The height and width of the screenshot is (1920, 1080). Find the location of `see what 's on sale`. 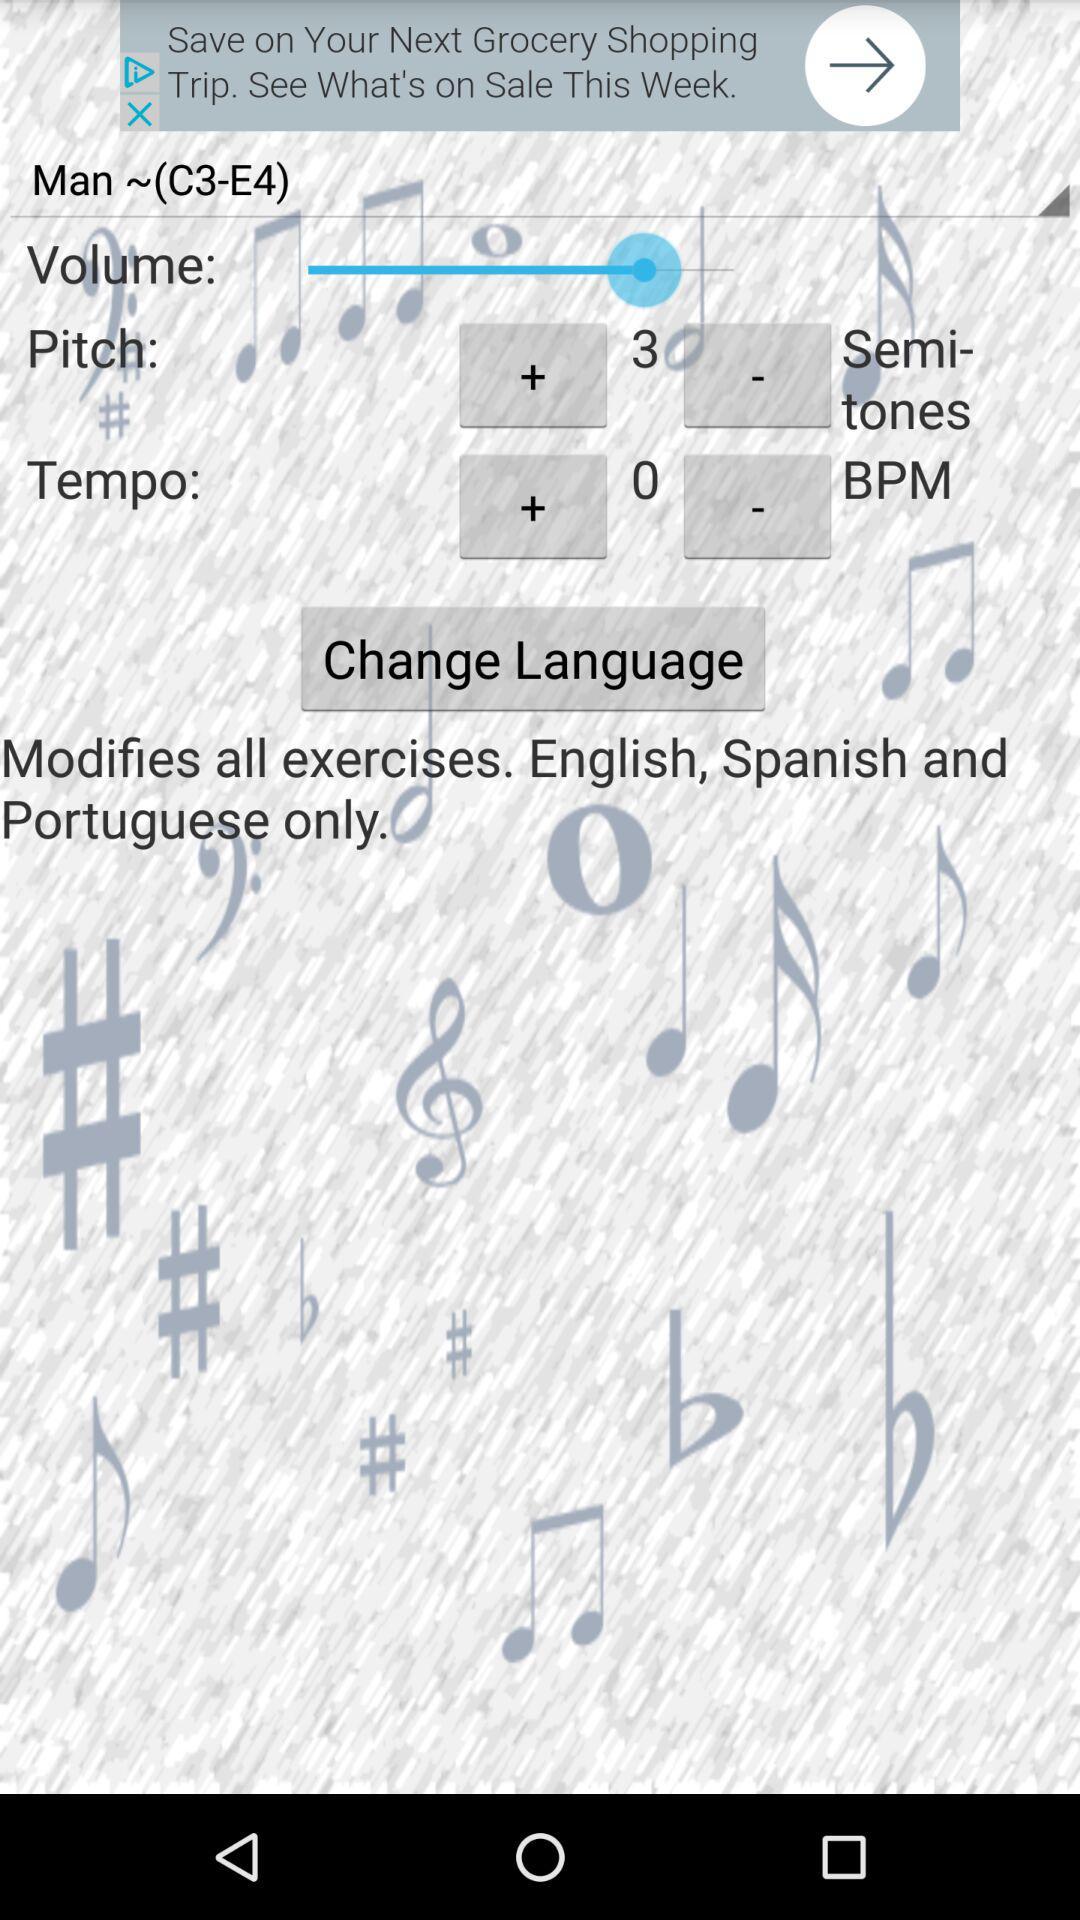

see what 's on sale is located at coordinates (540, 65).